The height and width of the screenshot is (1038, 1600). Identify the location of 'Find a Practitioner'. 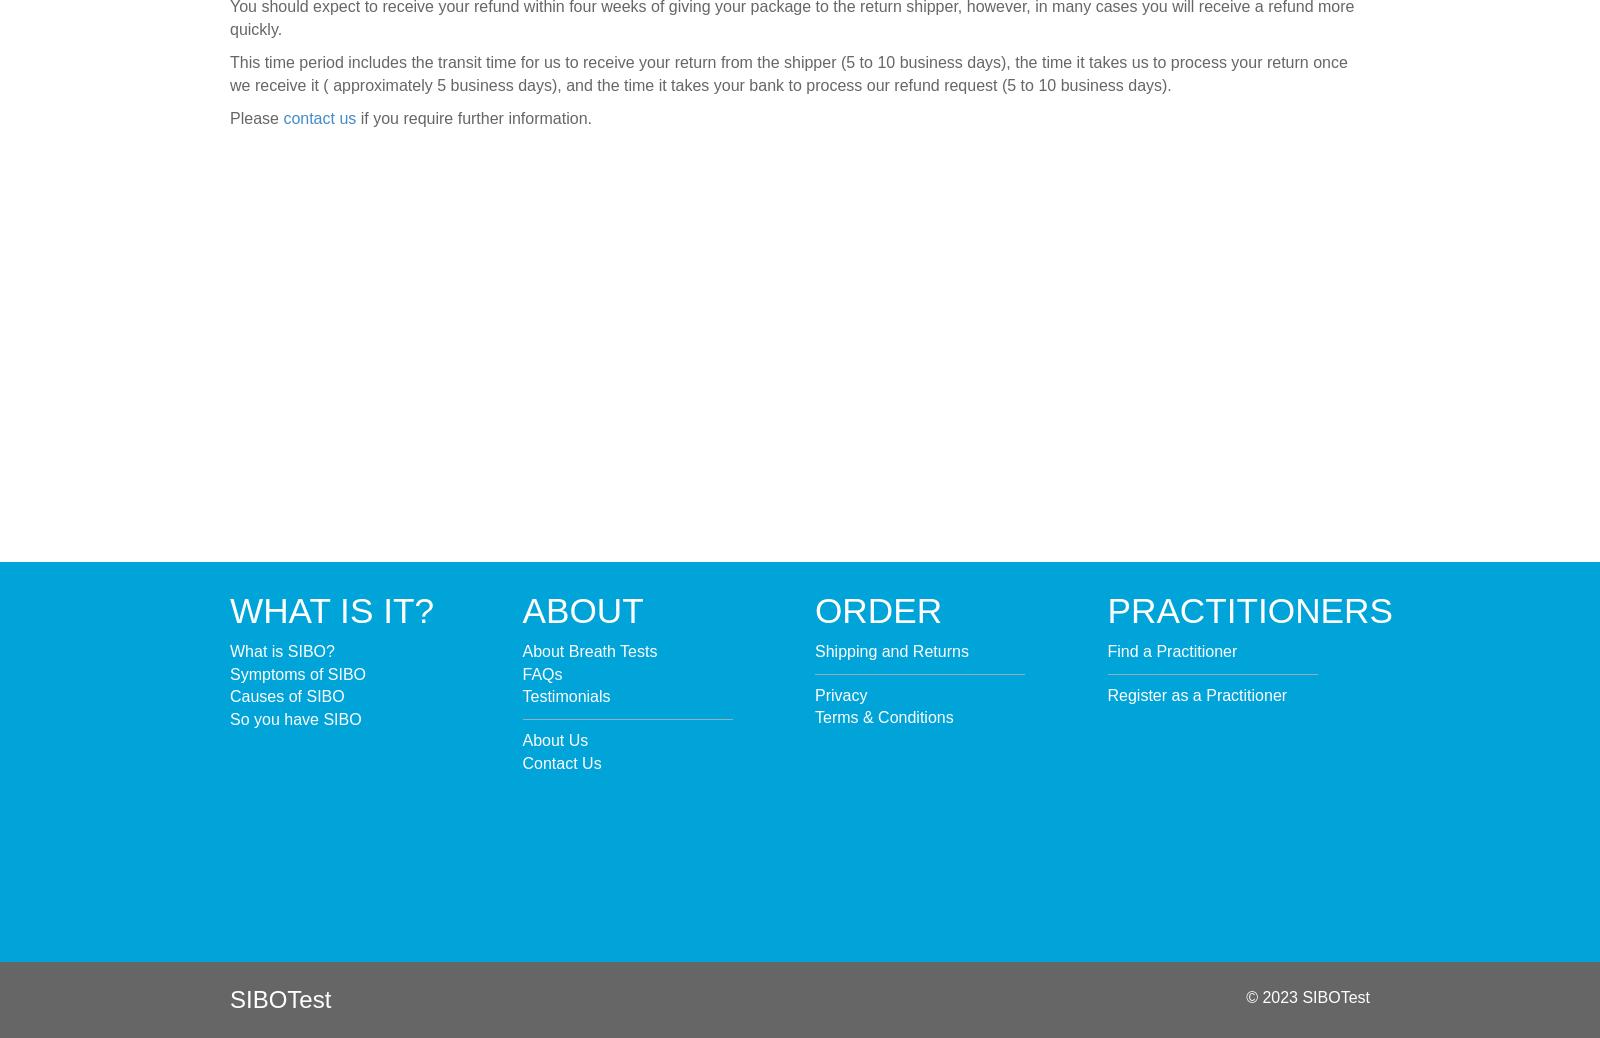
(1172, 649).